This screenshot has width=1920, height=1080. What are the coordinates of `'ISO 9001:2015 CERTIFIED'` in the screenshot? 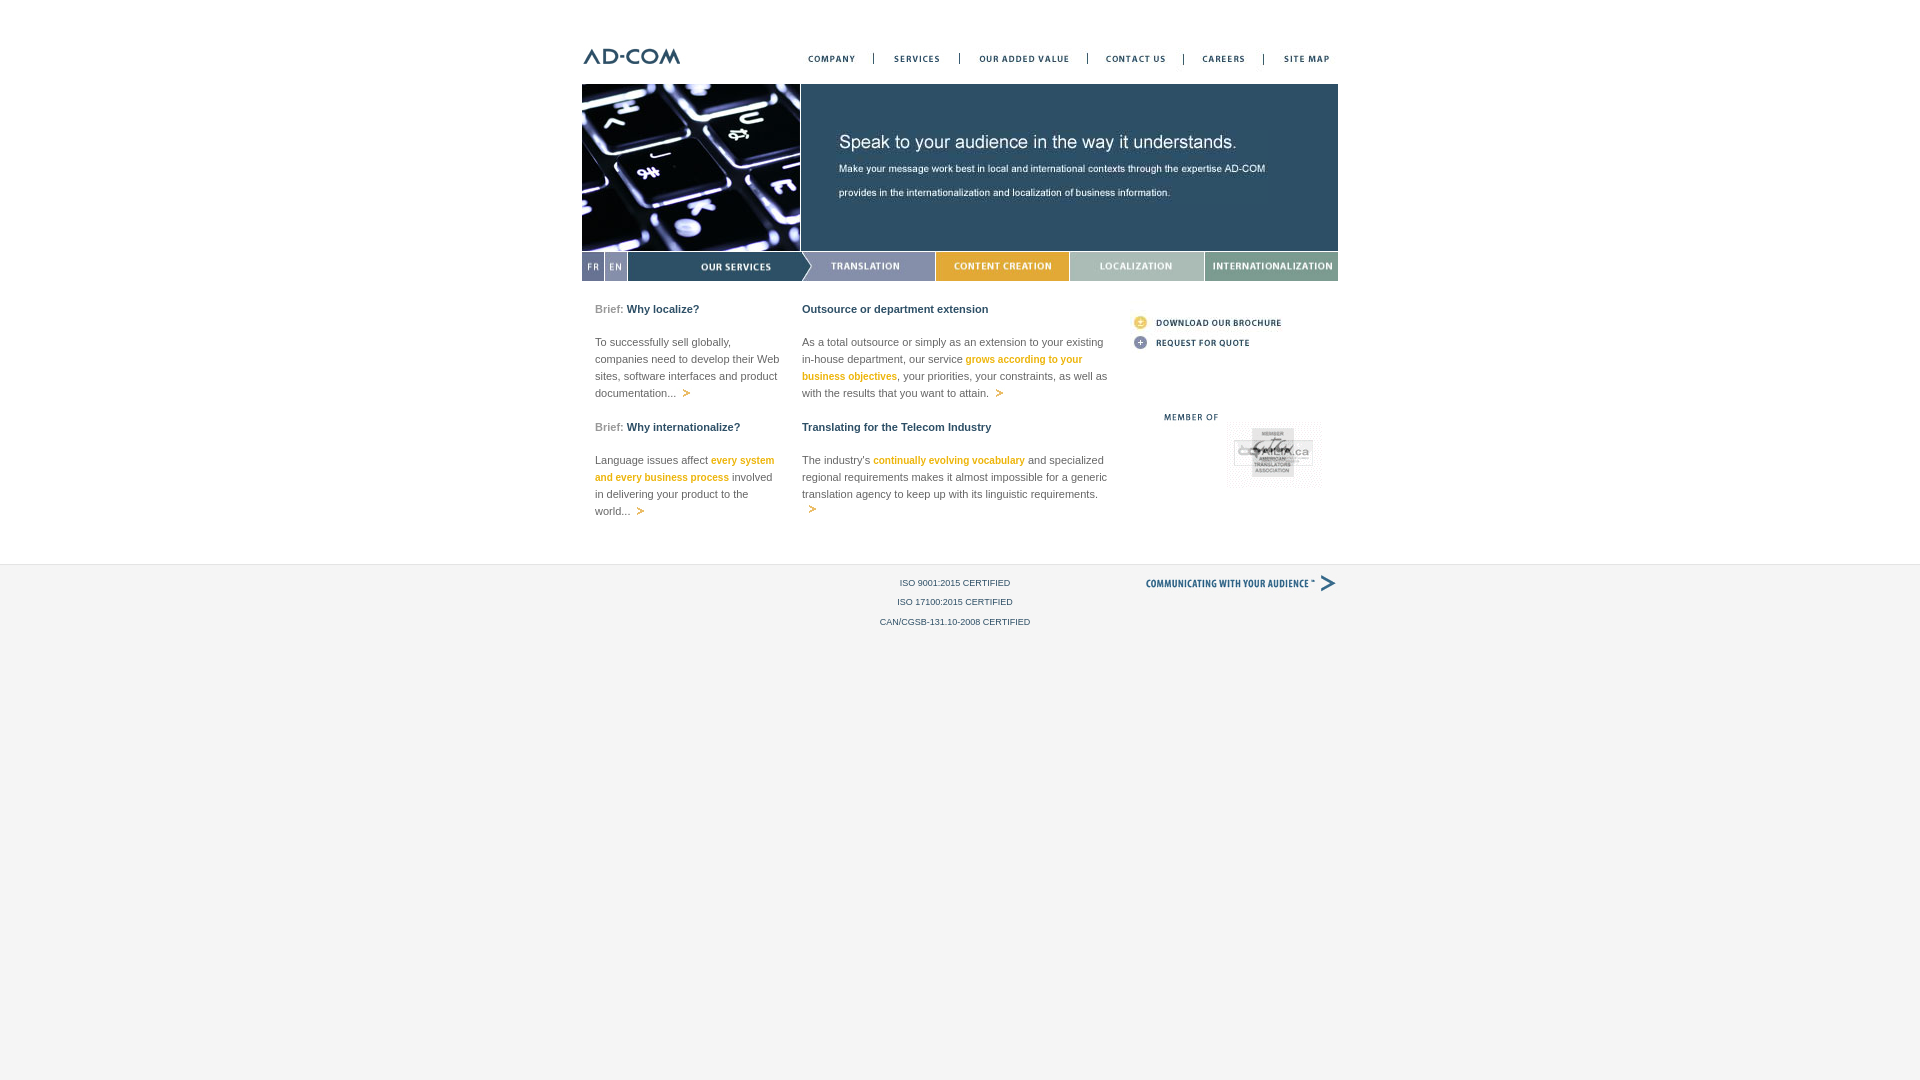 It's located at (954, 582).